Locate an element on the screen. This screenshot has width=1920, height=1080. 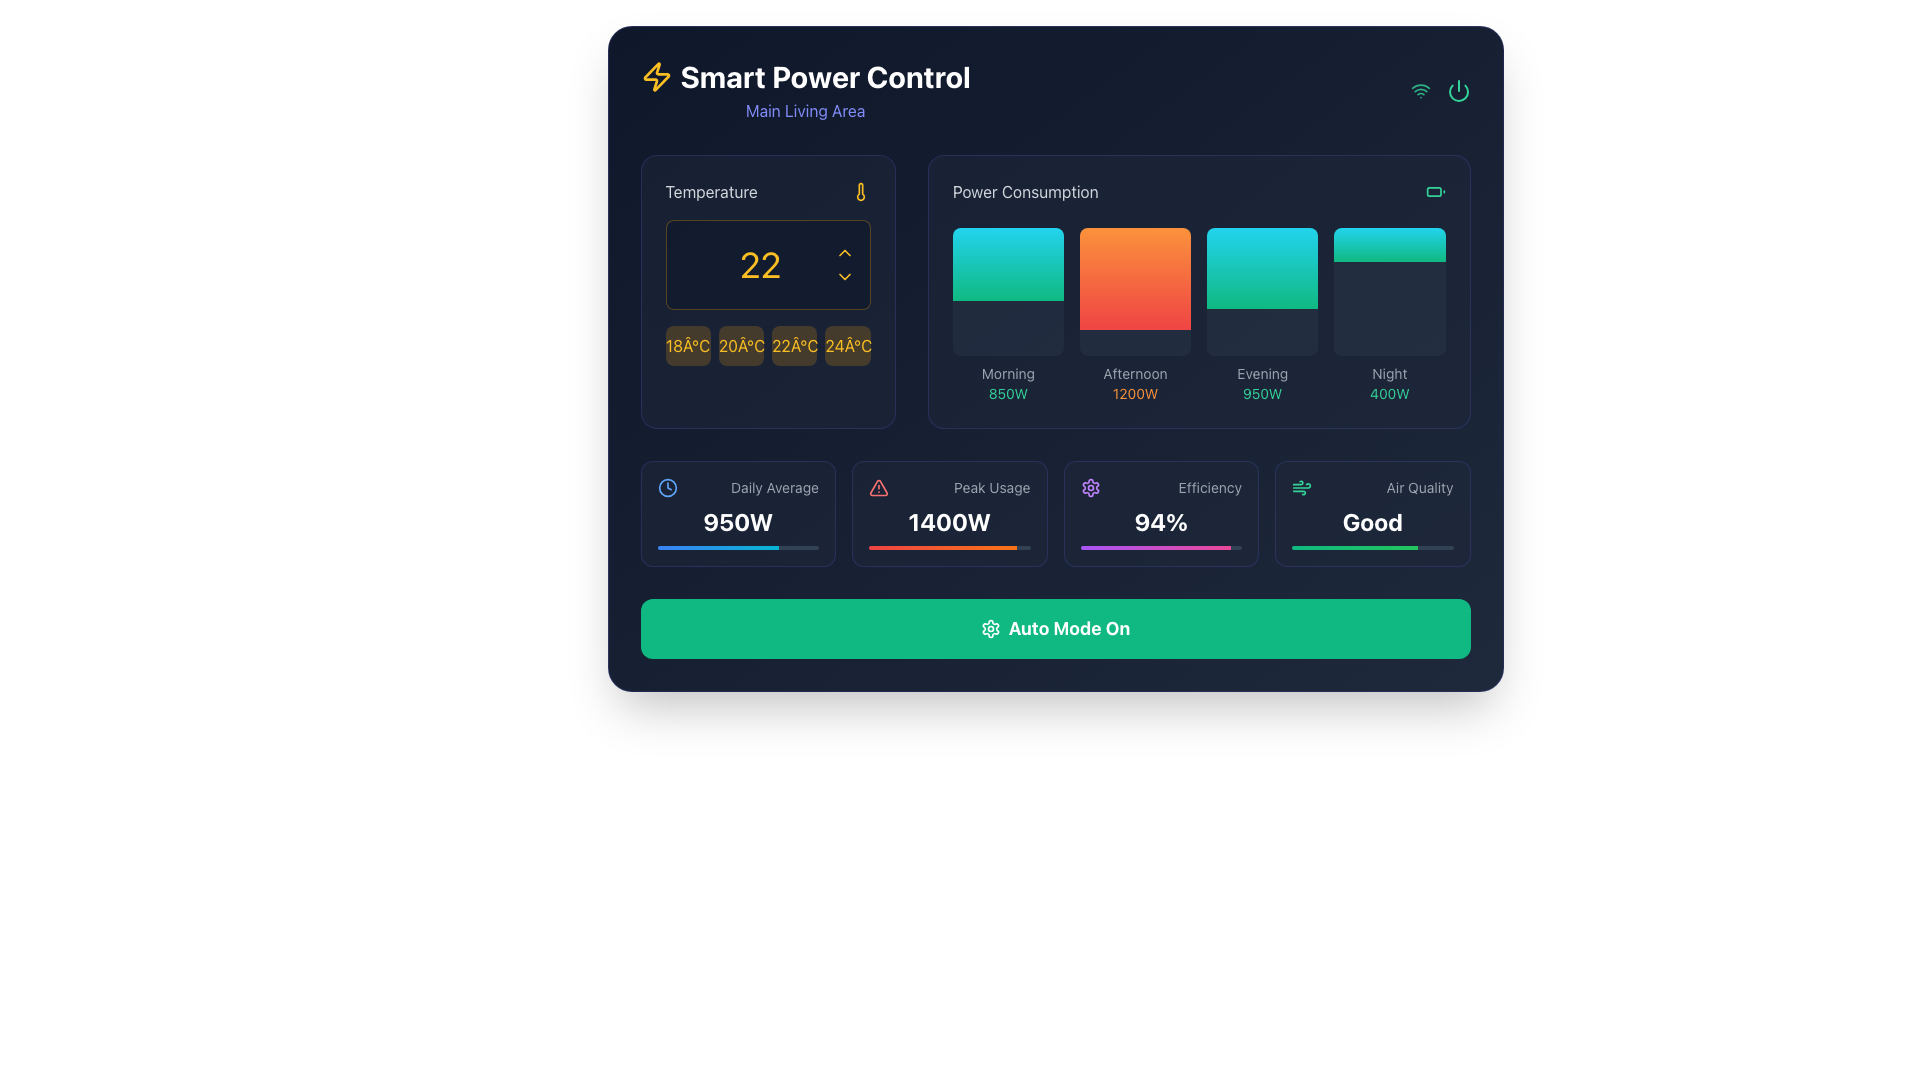
the vertical gradient representation bar in the 'Power Consumption' section that represents 'Afternoon', located between 'Morning' and 'Evening' is located at coordinates (1135, 279).